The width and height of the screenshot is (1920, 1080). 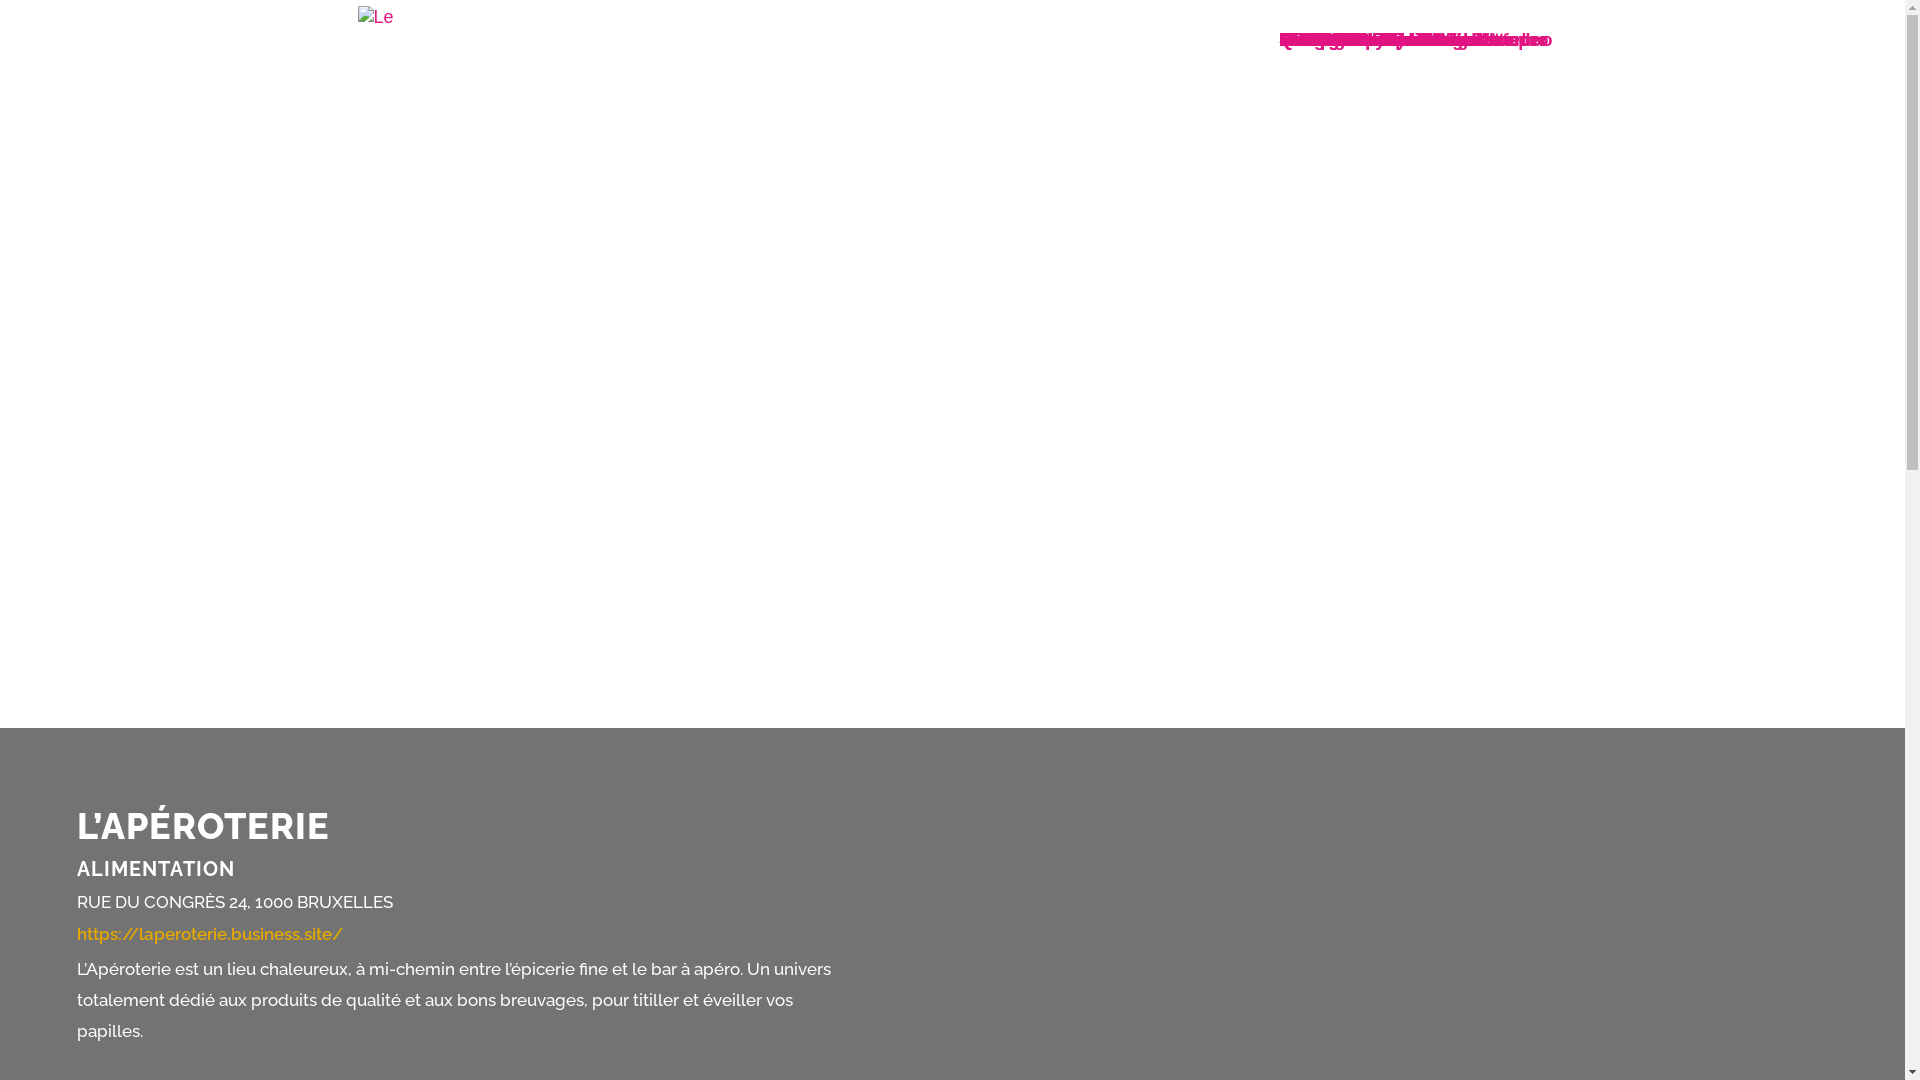 I want to click on 'Boulevards du centre', so click(x=1370, y=39).